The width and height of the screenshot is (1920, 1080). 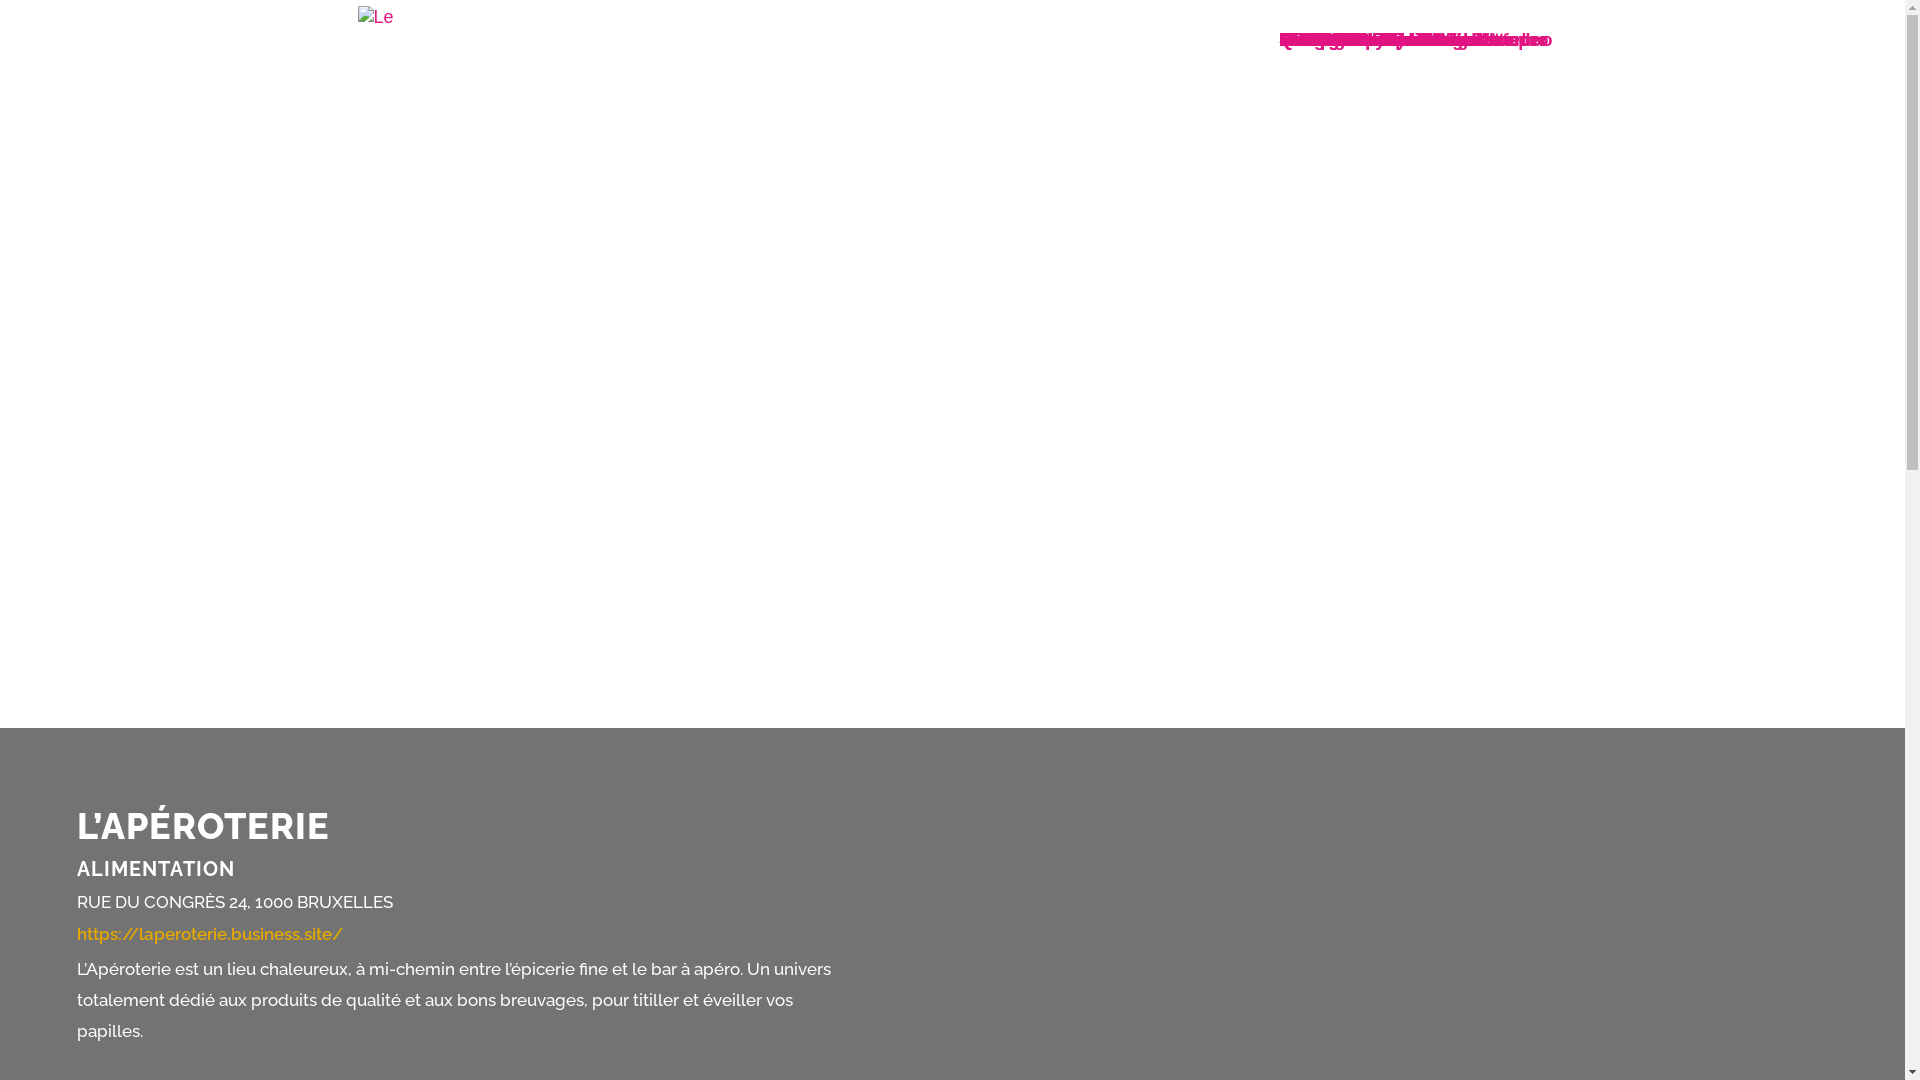 I want to click on 'Boulevards du centre', so click(x=1370, y=39).